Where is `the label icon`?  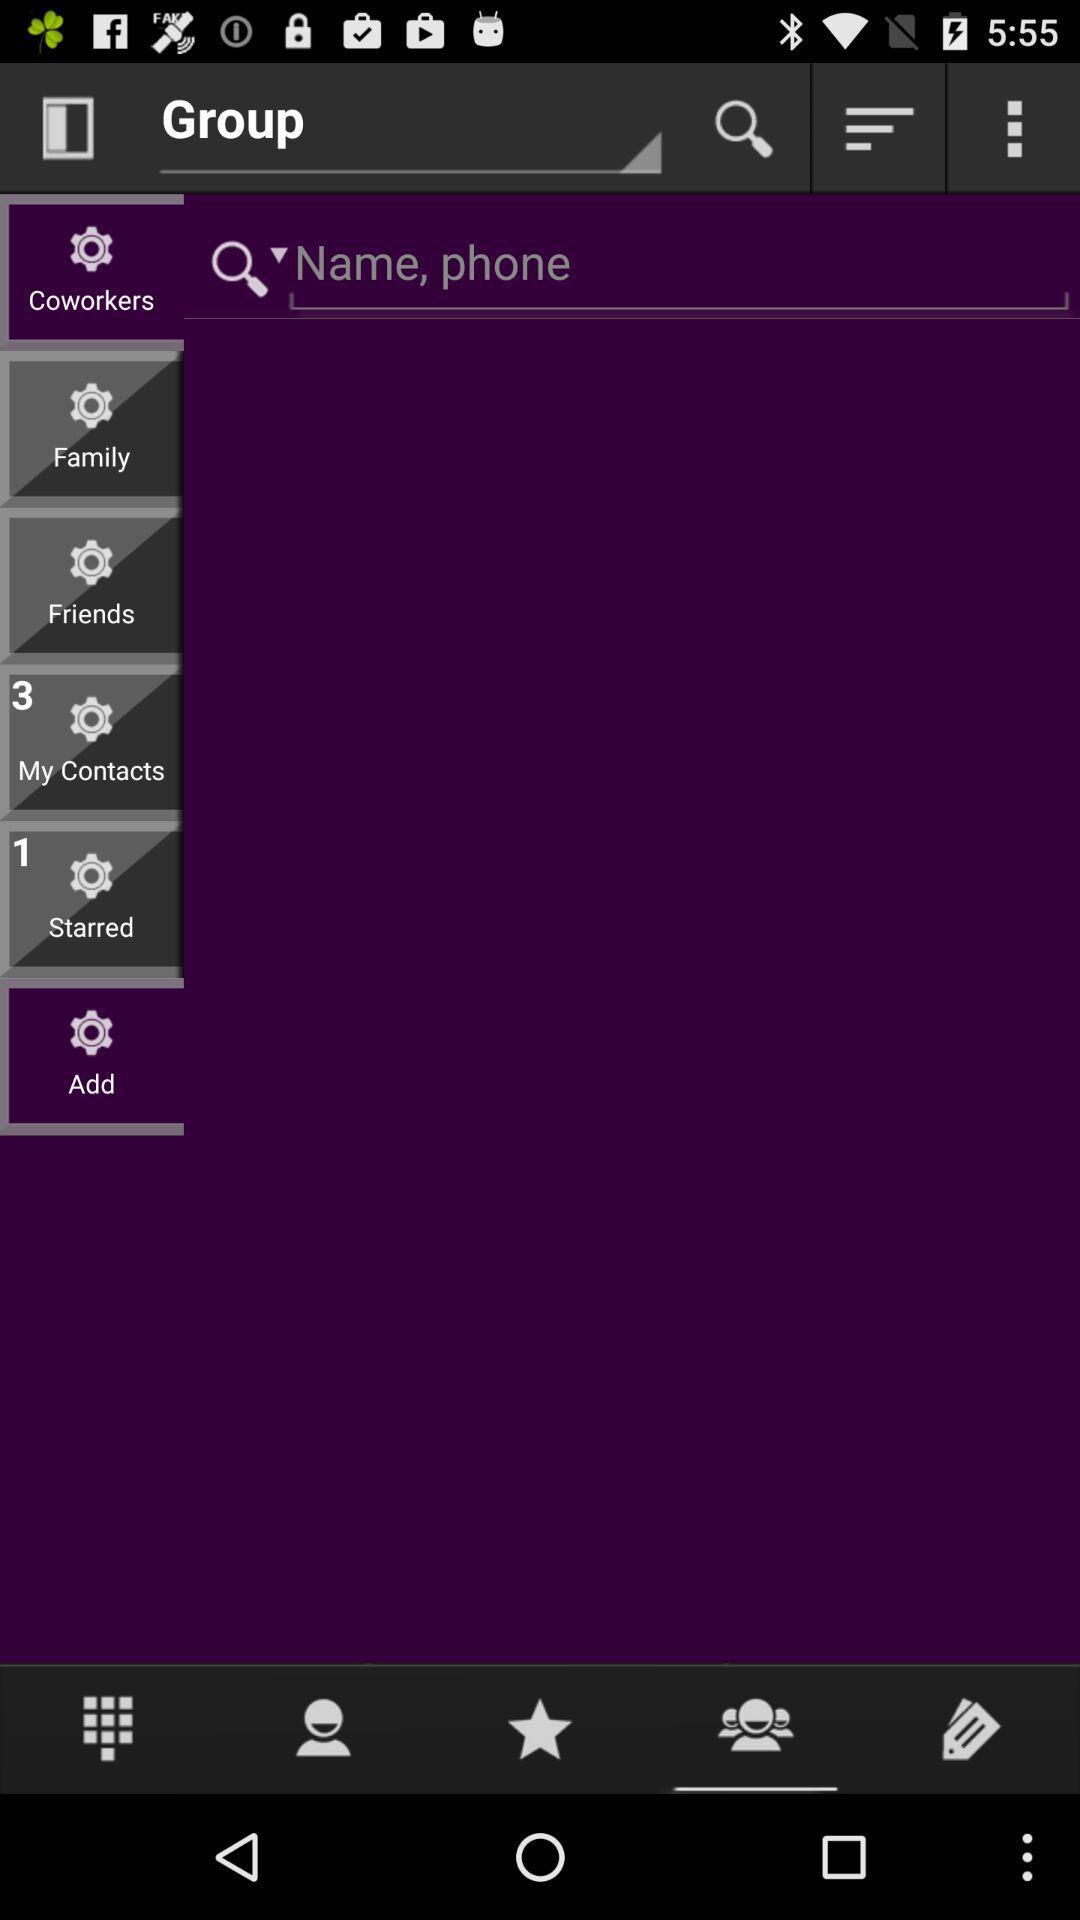
the label icon is located at coordinates (971, 1848).